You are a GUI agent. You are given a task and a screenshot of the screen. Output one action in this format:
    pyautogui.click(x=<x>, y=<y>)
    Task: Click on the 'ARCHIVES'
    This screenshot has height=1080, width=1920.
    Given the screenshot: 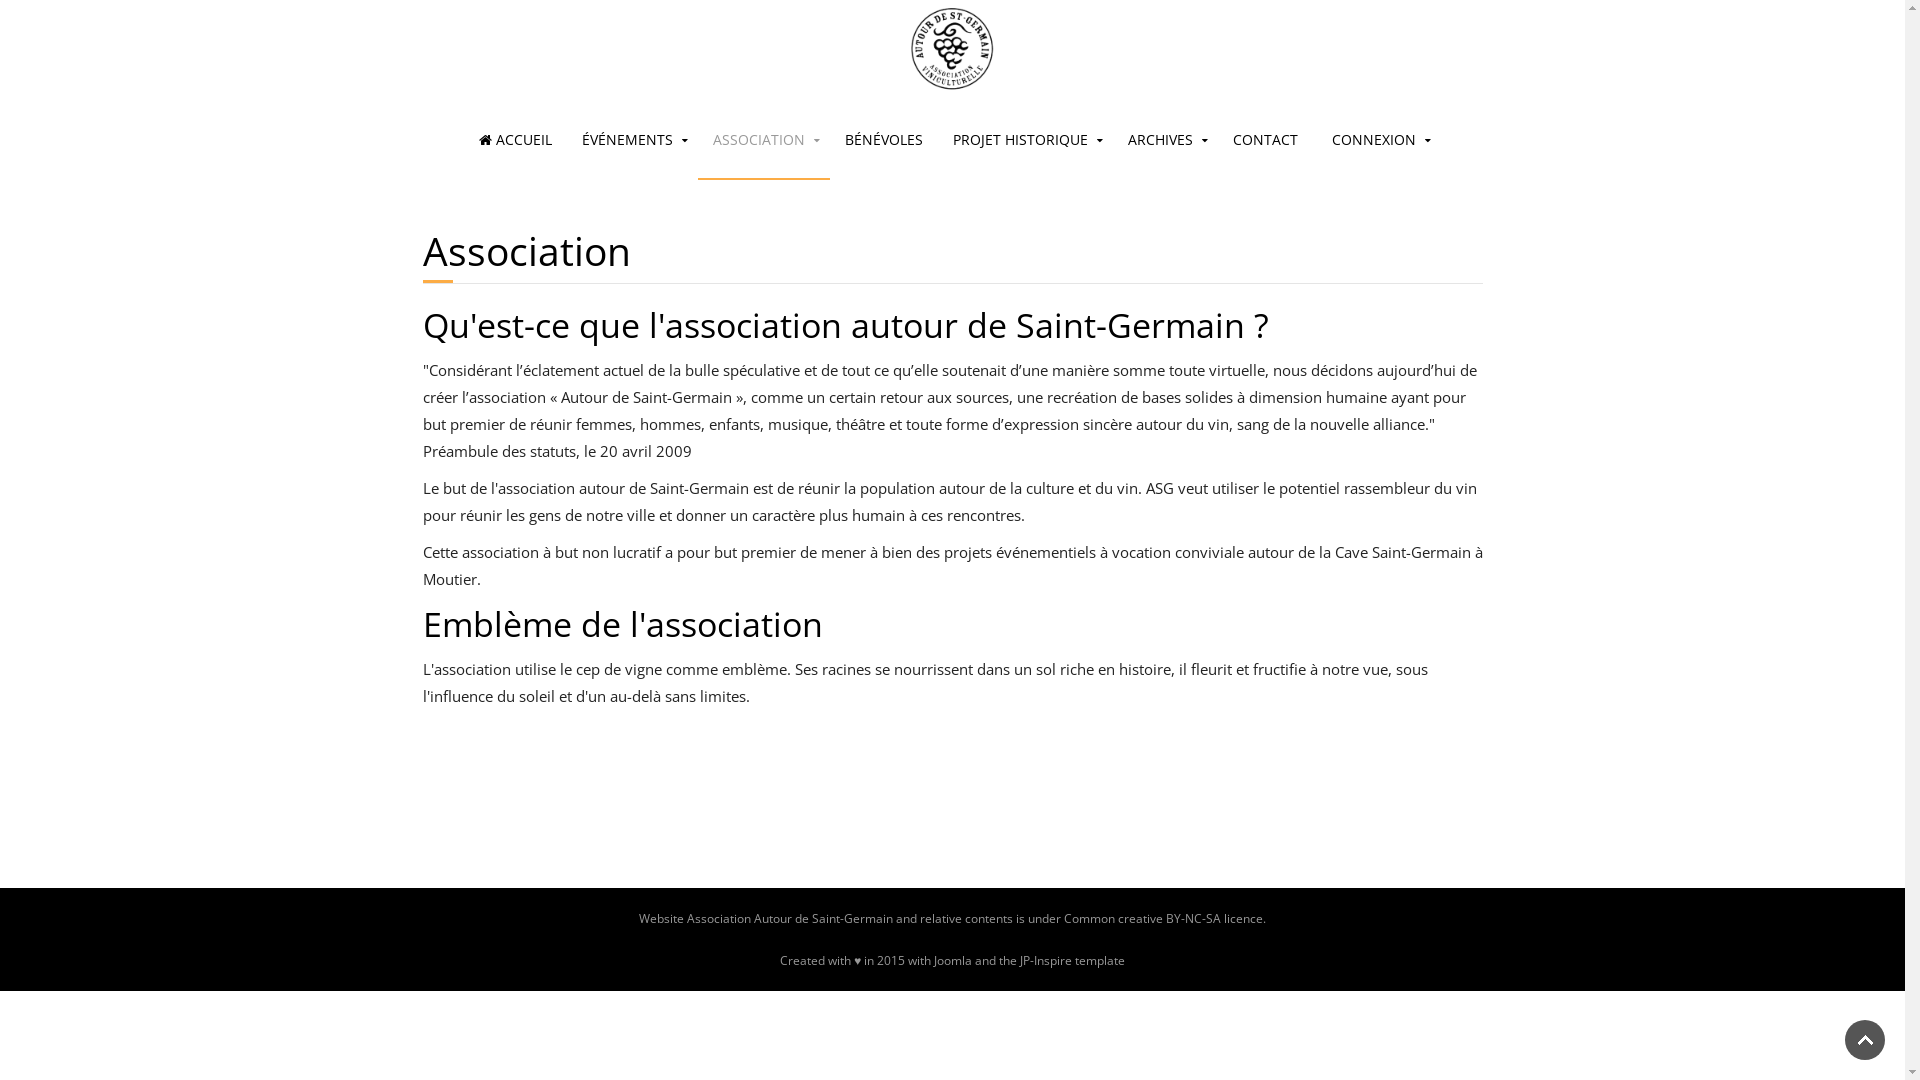 What is the action you would take?
    pyautogui.click(x=1165, y=138)
    